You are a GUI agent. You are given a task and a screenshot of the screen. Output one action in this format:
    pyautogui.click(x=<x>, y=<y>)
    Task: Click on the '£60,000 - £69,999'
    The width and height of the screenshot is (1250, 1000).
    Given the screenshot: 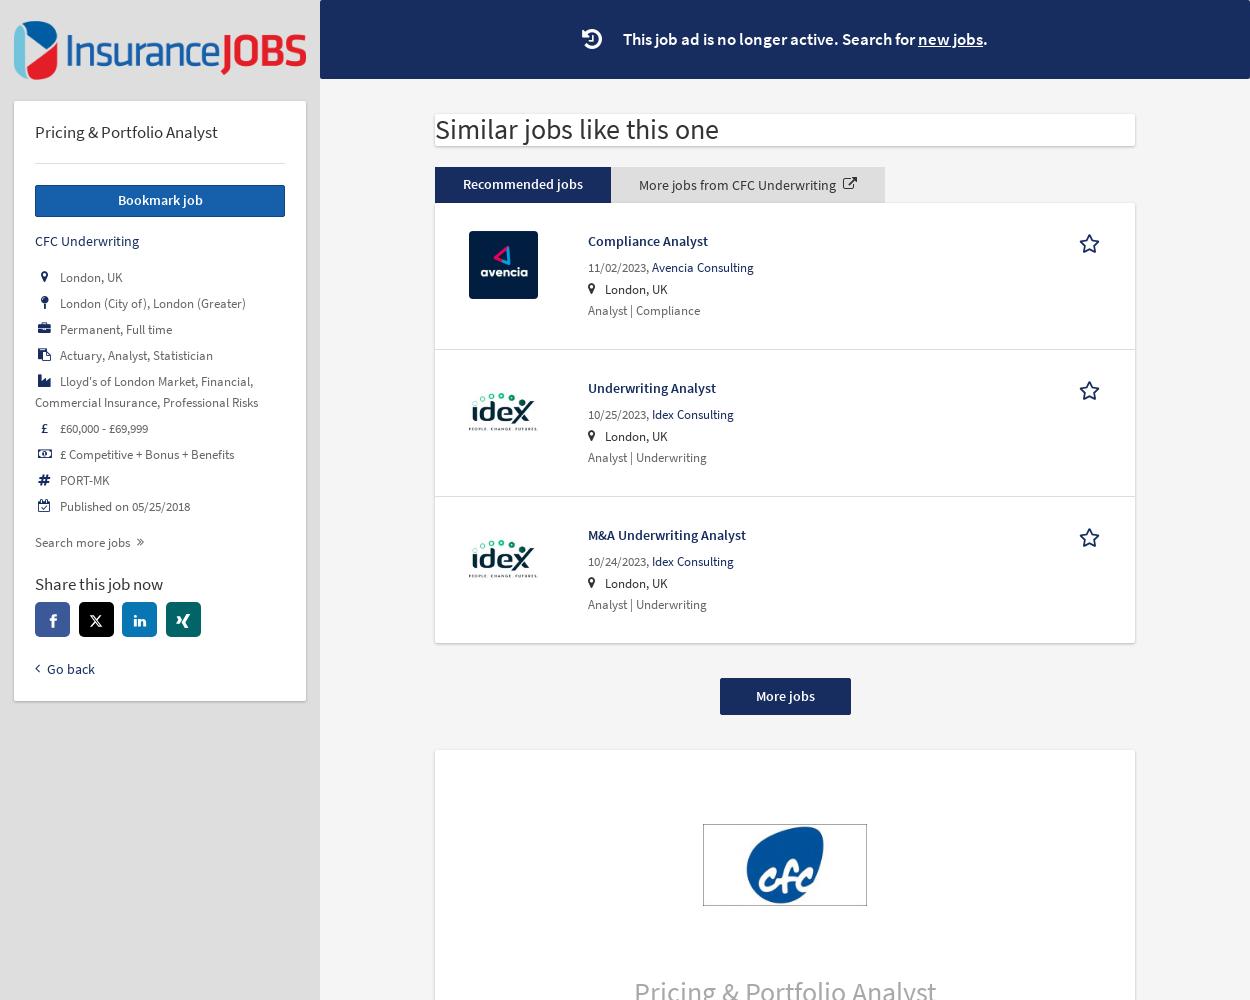 What is the action you would take?
    pyautogui.click(x=103, y=427)
    